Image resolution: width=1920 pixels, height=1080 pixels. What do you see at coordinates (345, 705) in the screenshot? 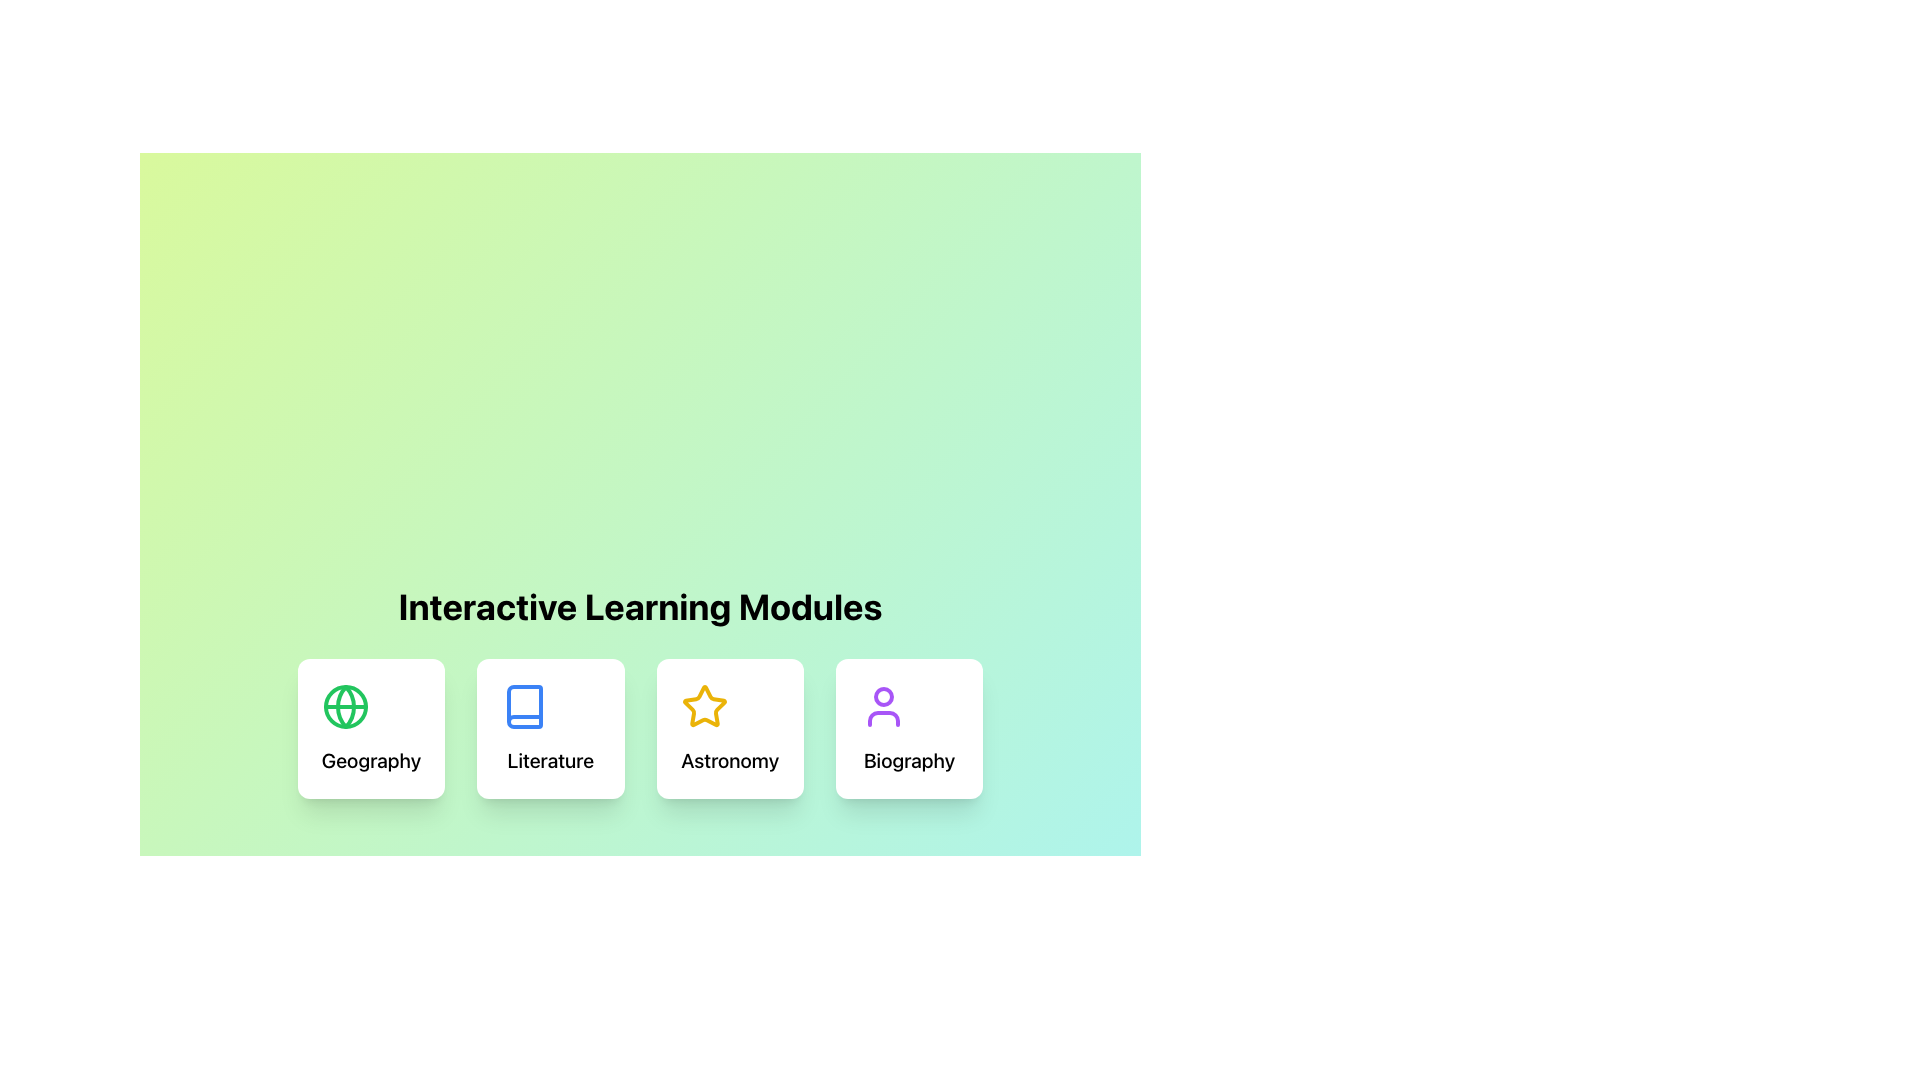
I see `the green circular icon representing Geography, which is the first in a row of four icons under 'Interactive Learning Modules'` at bounding box center [345, 705].